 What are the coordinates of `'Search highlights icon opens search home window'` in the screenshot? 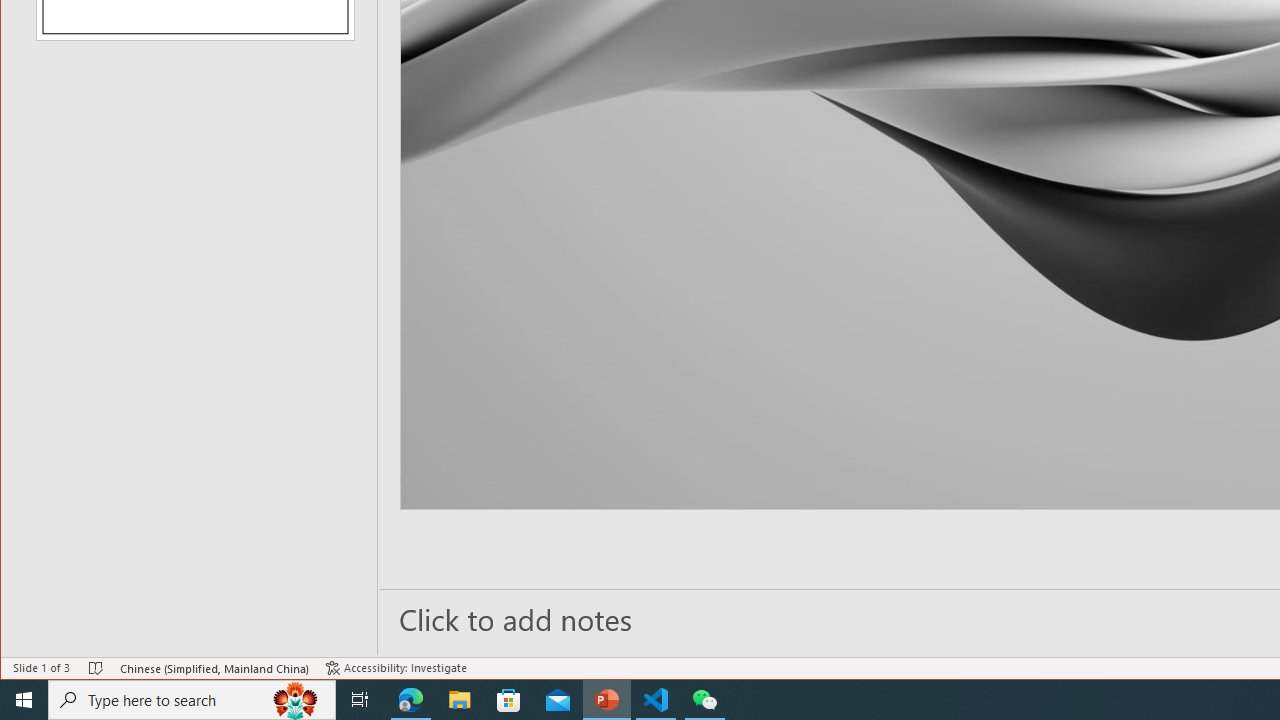 It's located at (294, 698).